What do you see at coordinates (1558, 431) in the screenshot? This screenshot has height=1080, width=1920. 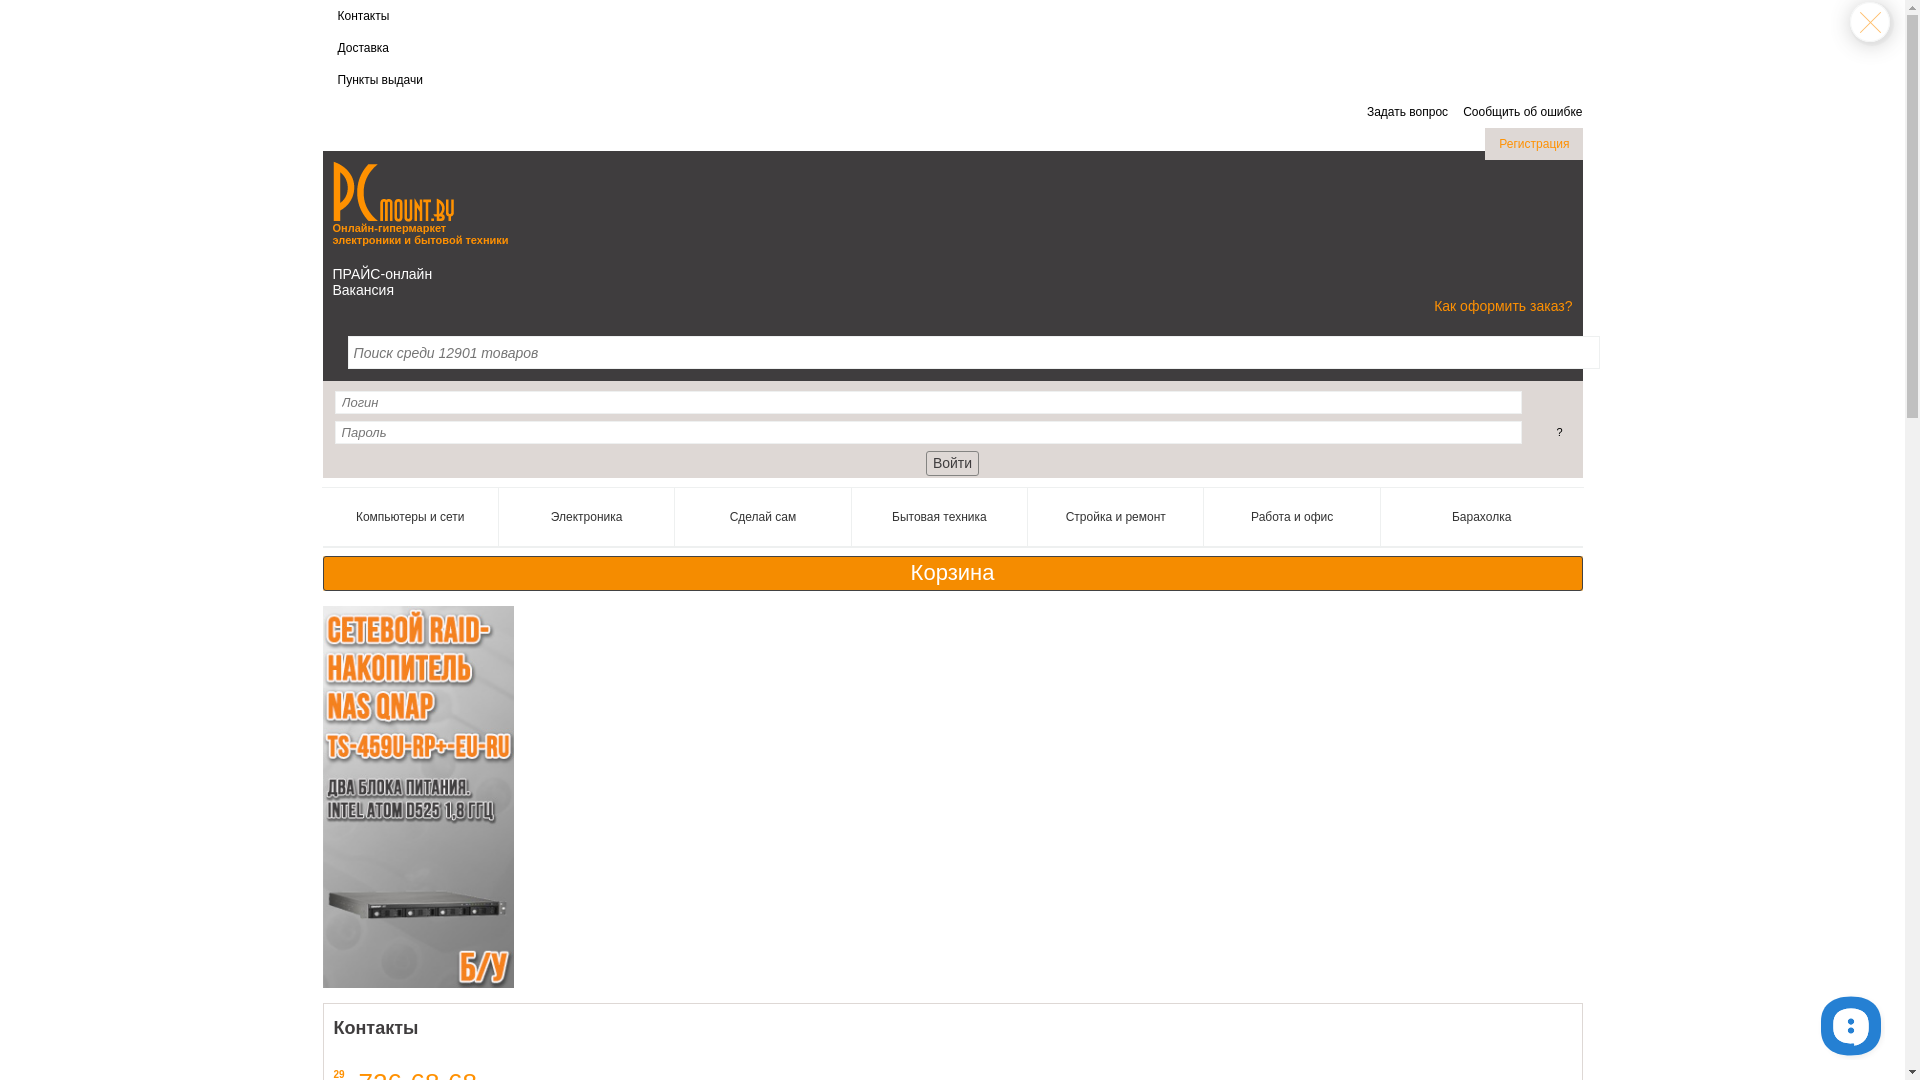 I see `'?'` at bounding box center [1558, 431].